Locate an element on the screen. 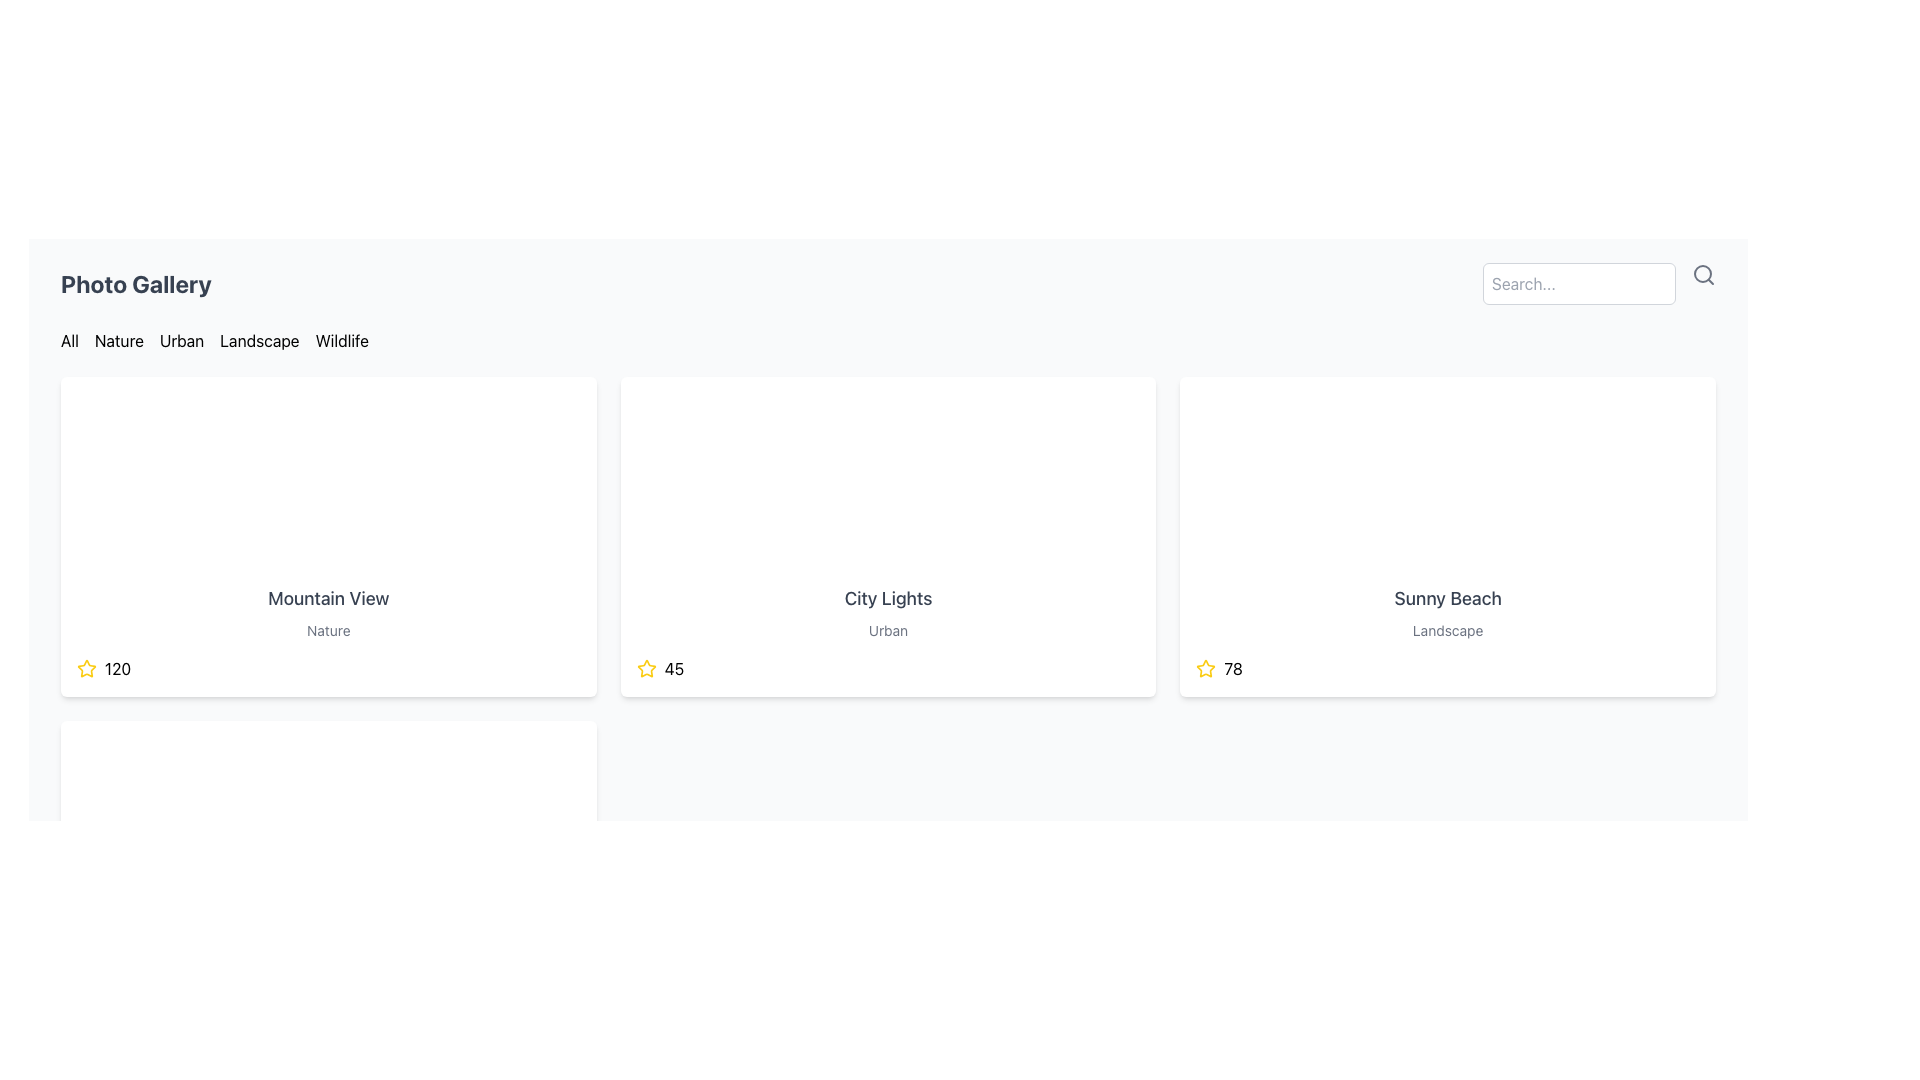 This screenshot has height=1080, width=1920. the decorative icon indicating the rating or favorite status located to the left of the text '78' under the 'Sunny Beach' section, adjacent to the bottom-right corner of the corresponding card in the gallery is located at coordinates (1205, 668).